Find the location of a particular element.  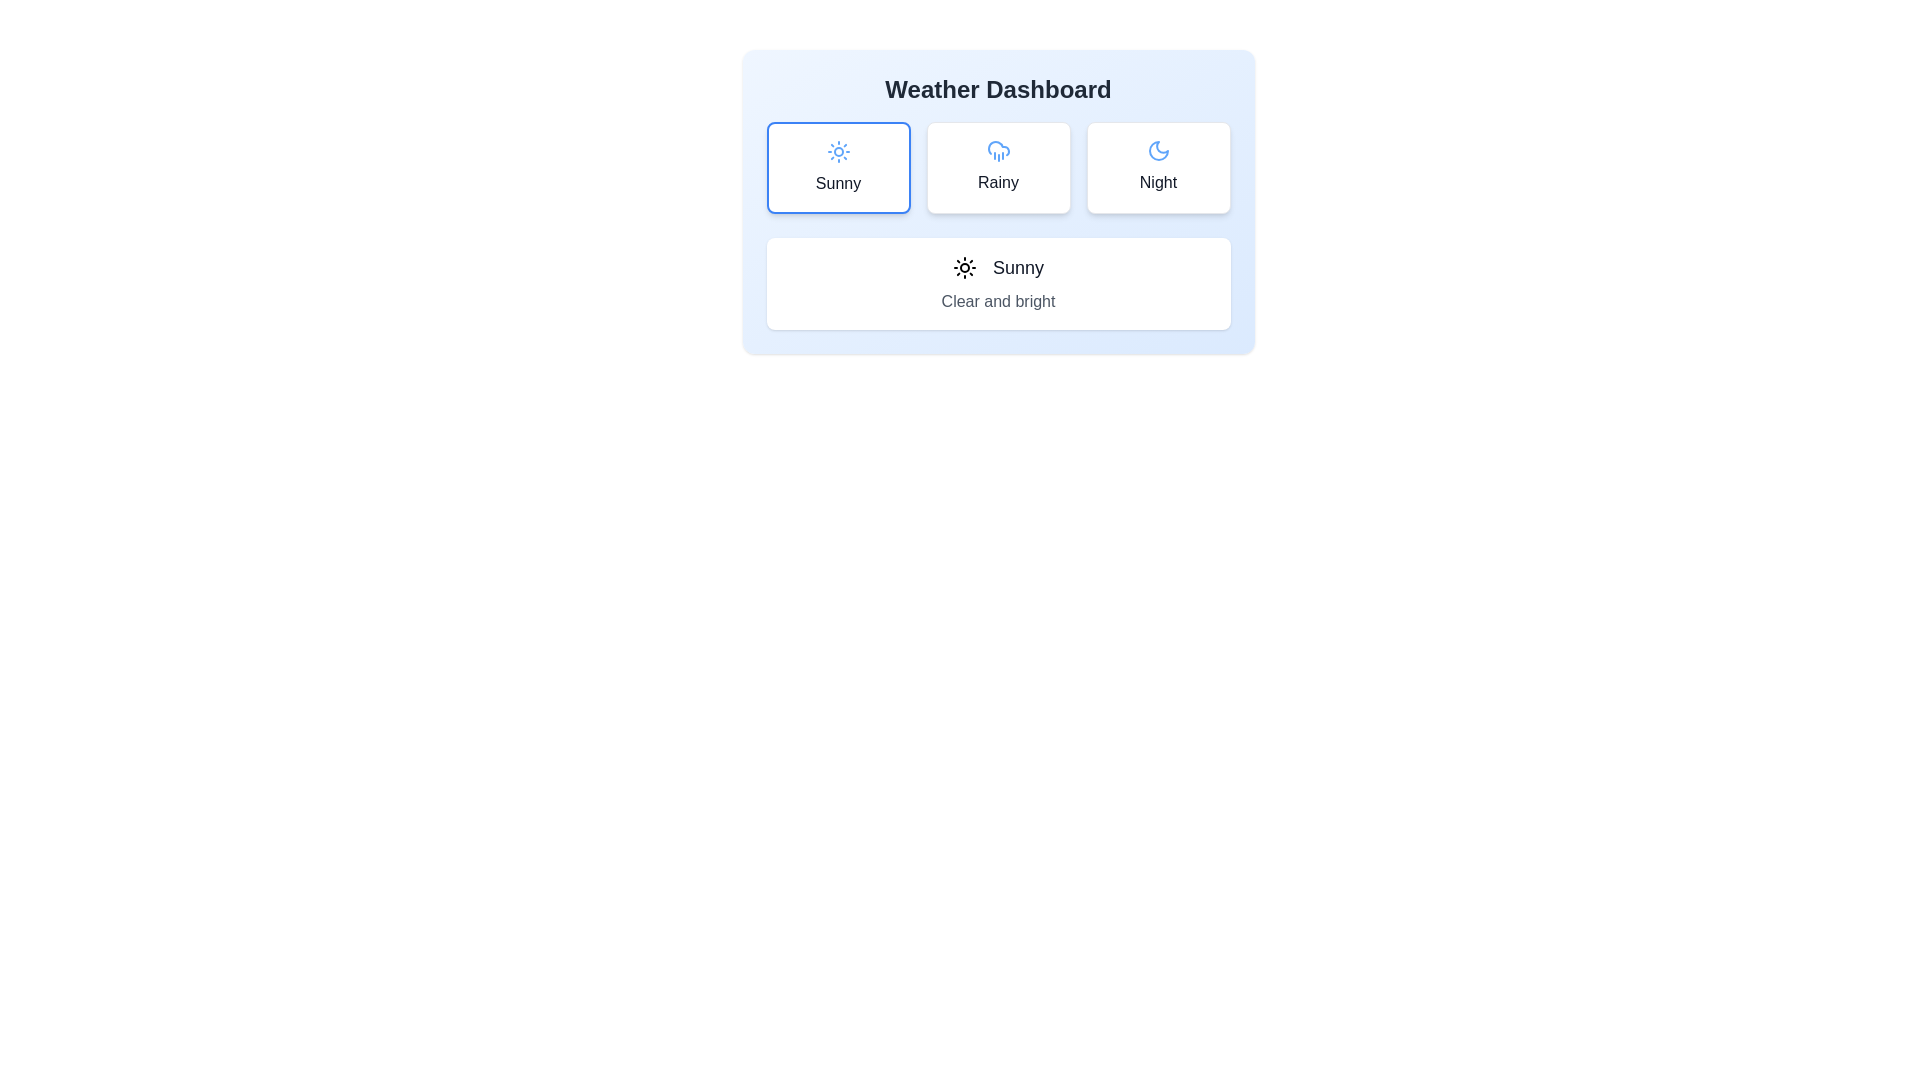

the card labeled 'Rainy' is located at coordinates (998, 167).